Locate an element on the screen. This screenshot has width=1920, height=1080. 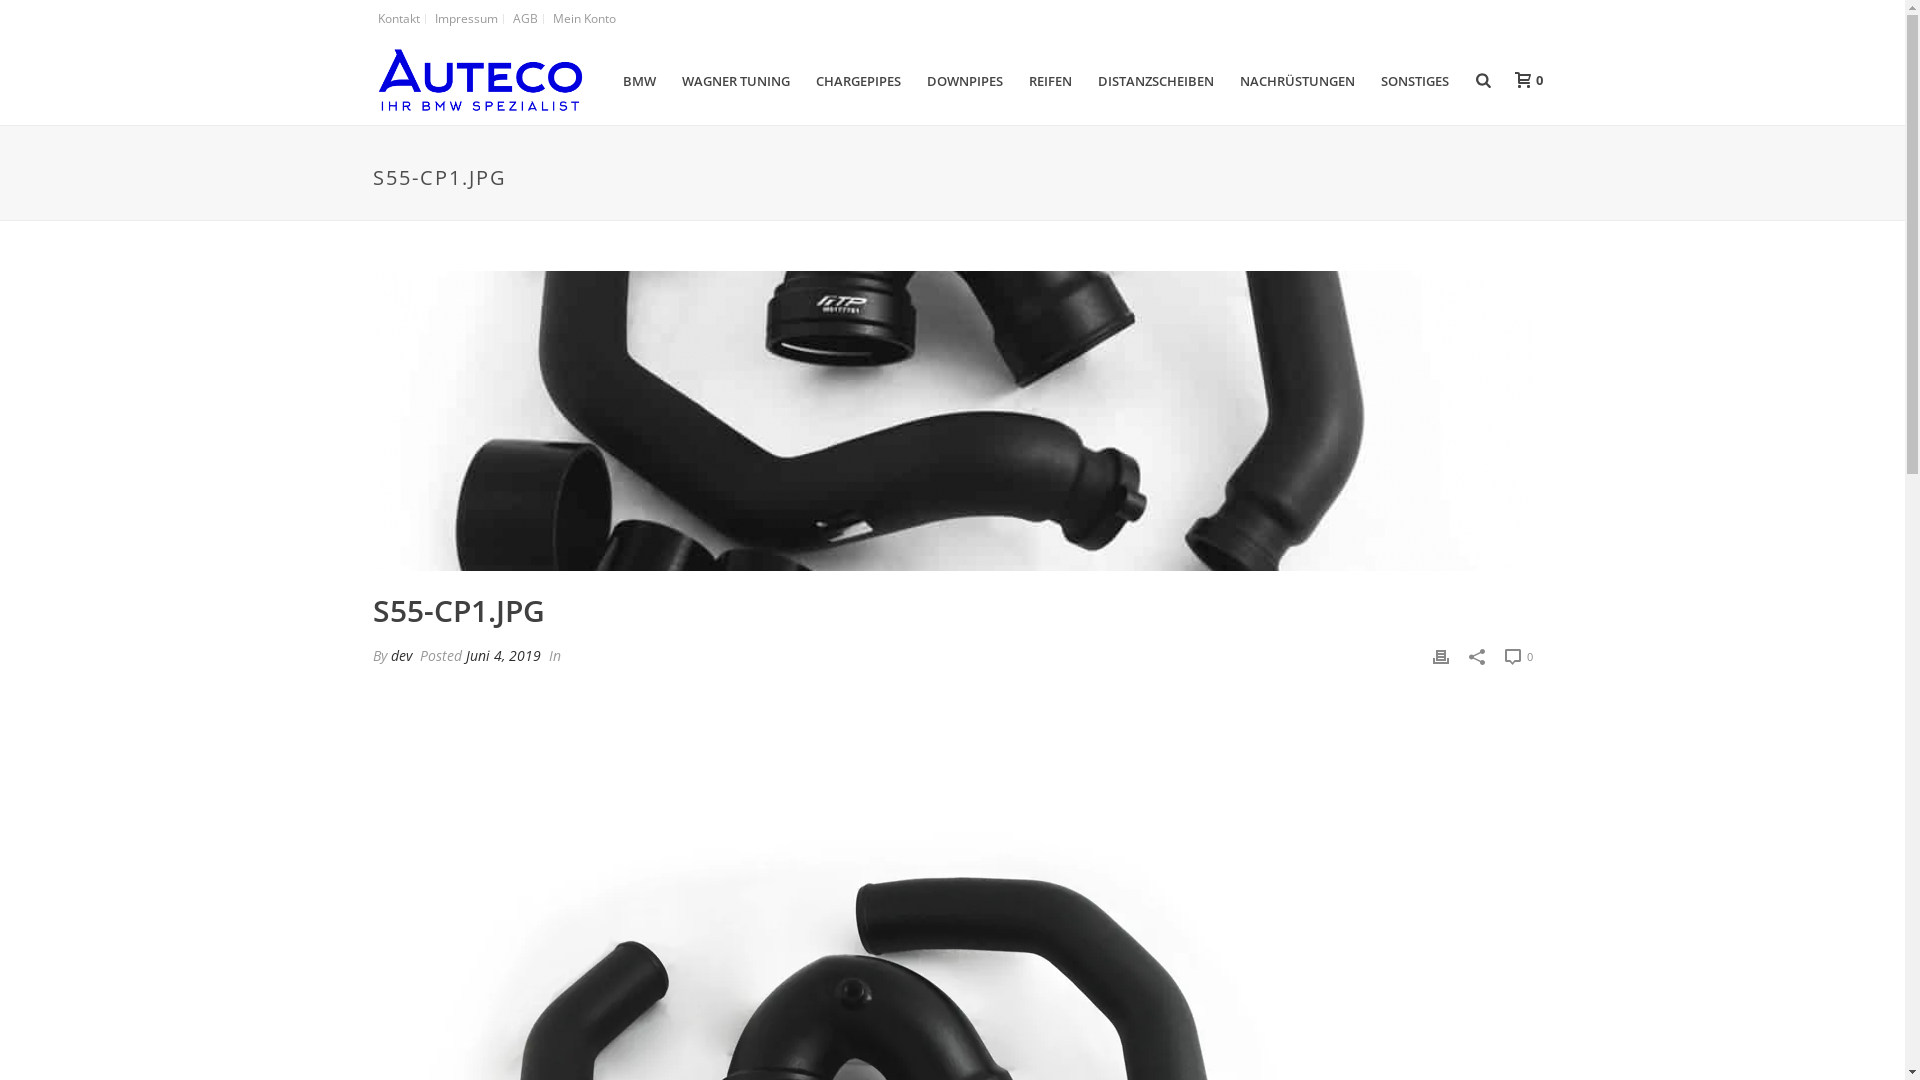
'Kontakt' is located at coordinates (398, 19).